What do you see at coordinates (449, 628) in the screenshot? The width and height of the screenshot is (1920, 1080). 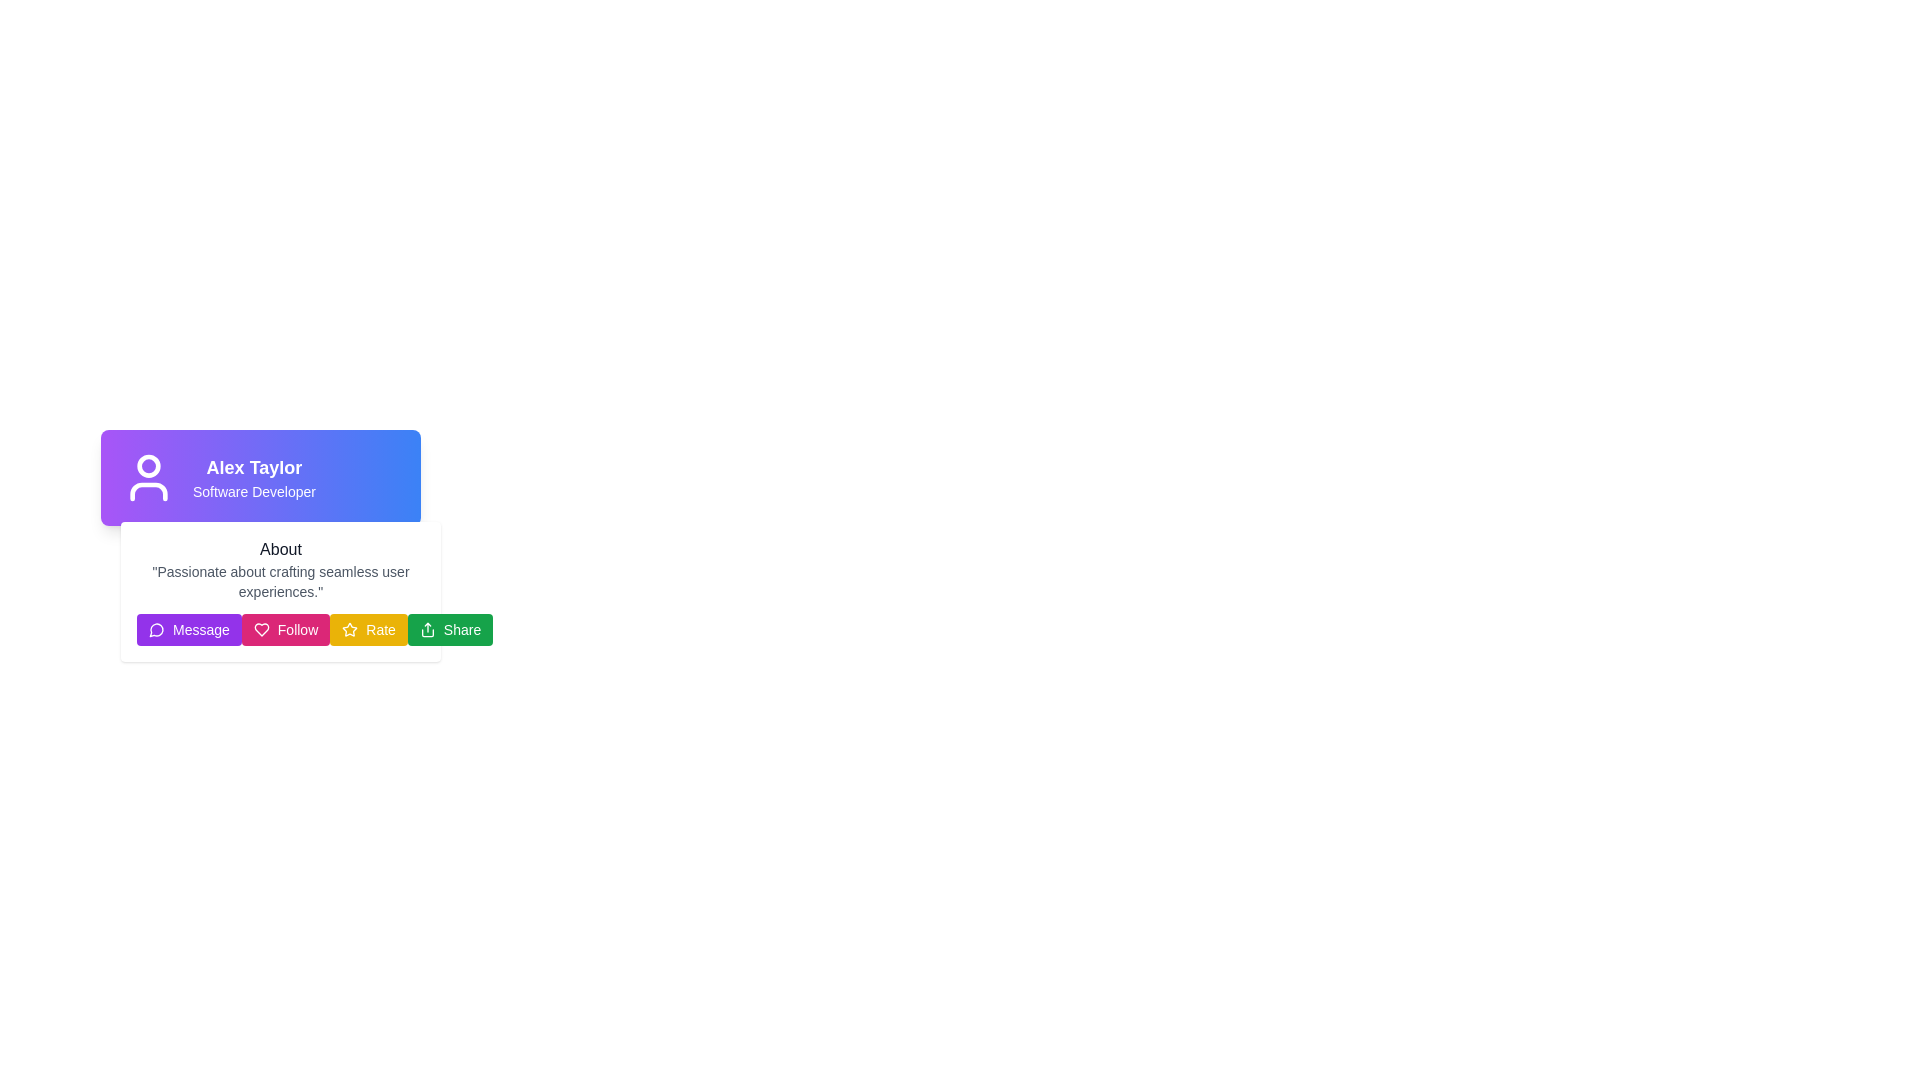 I see `the green 'Share' button with rounded corners and white text` at bounding box center [449, 628].